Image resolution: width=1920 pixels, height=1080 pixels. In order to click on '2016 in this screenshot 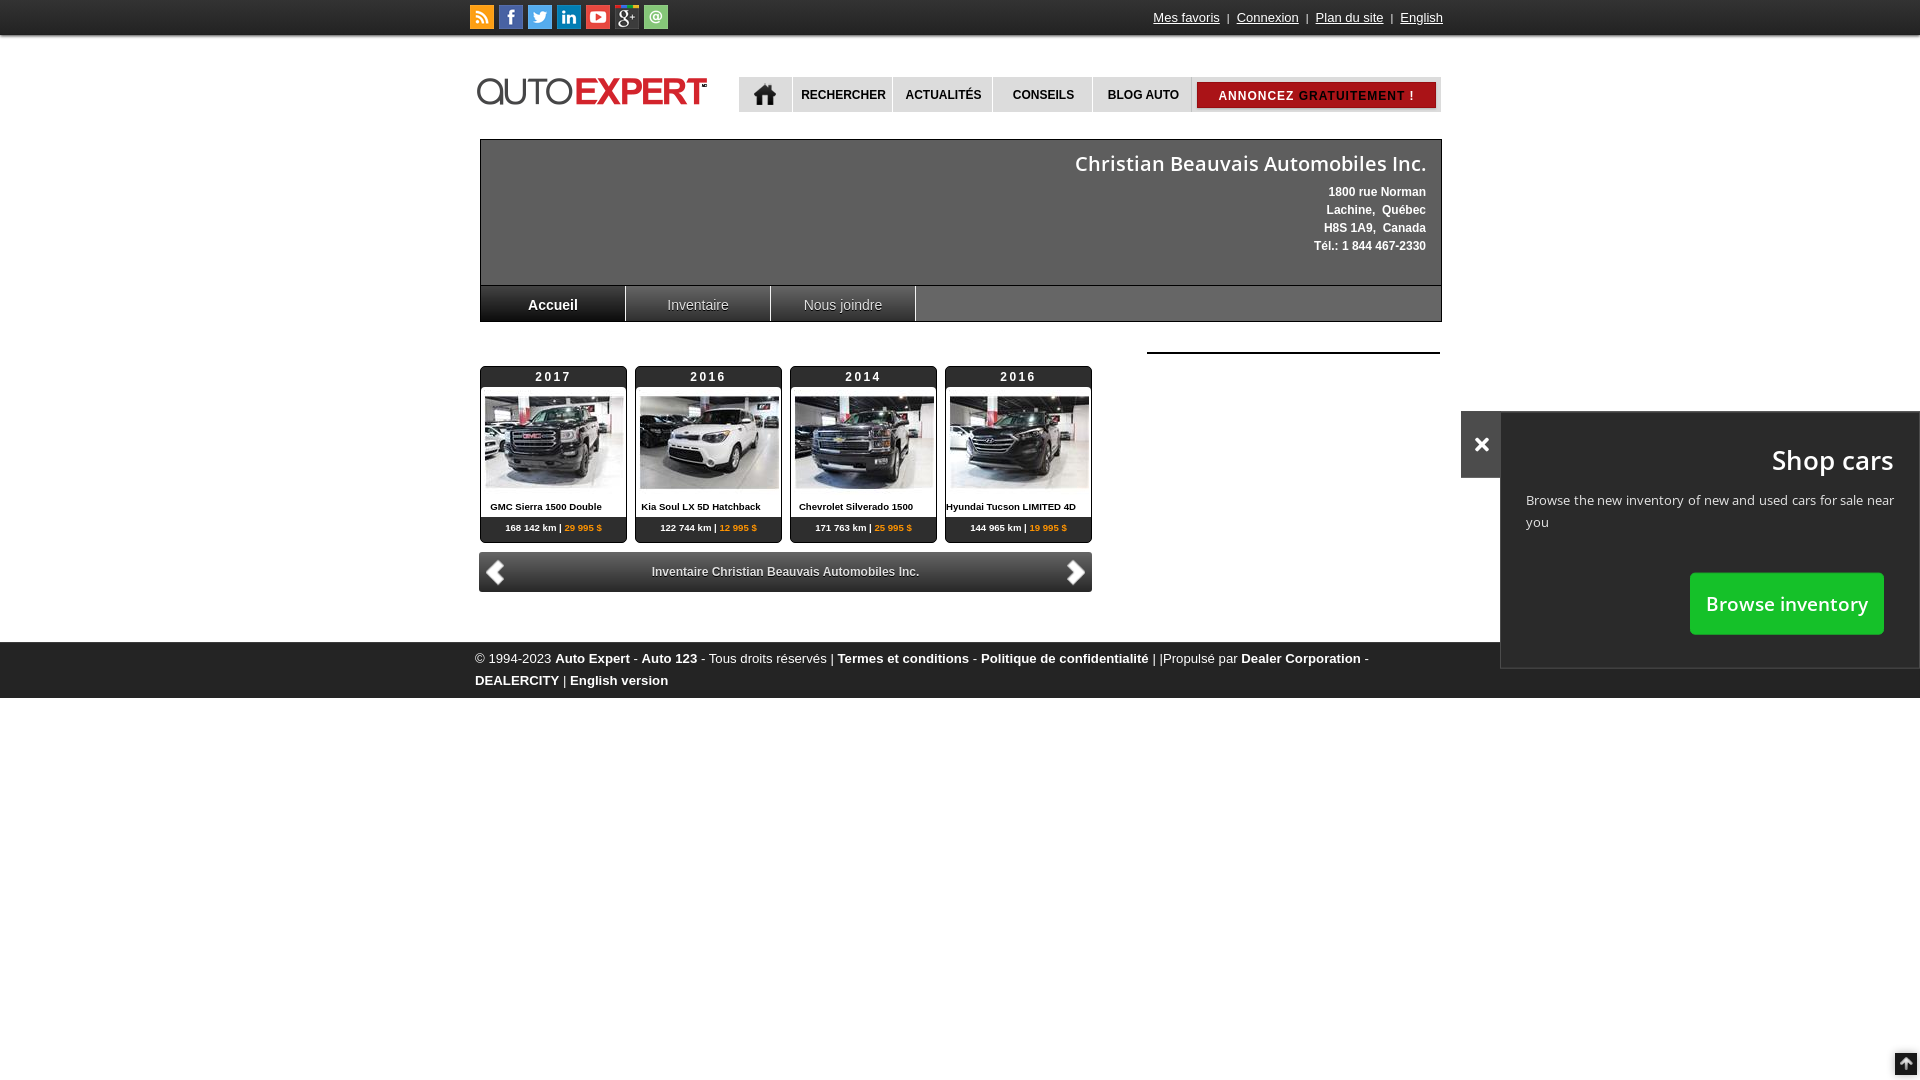, I will do `click(708, 441)`.